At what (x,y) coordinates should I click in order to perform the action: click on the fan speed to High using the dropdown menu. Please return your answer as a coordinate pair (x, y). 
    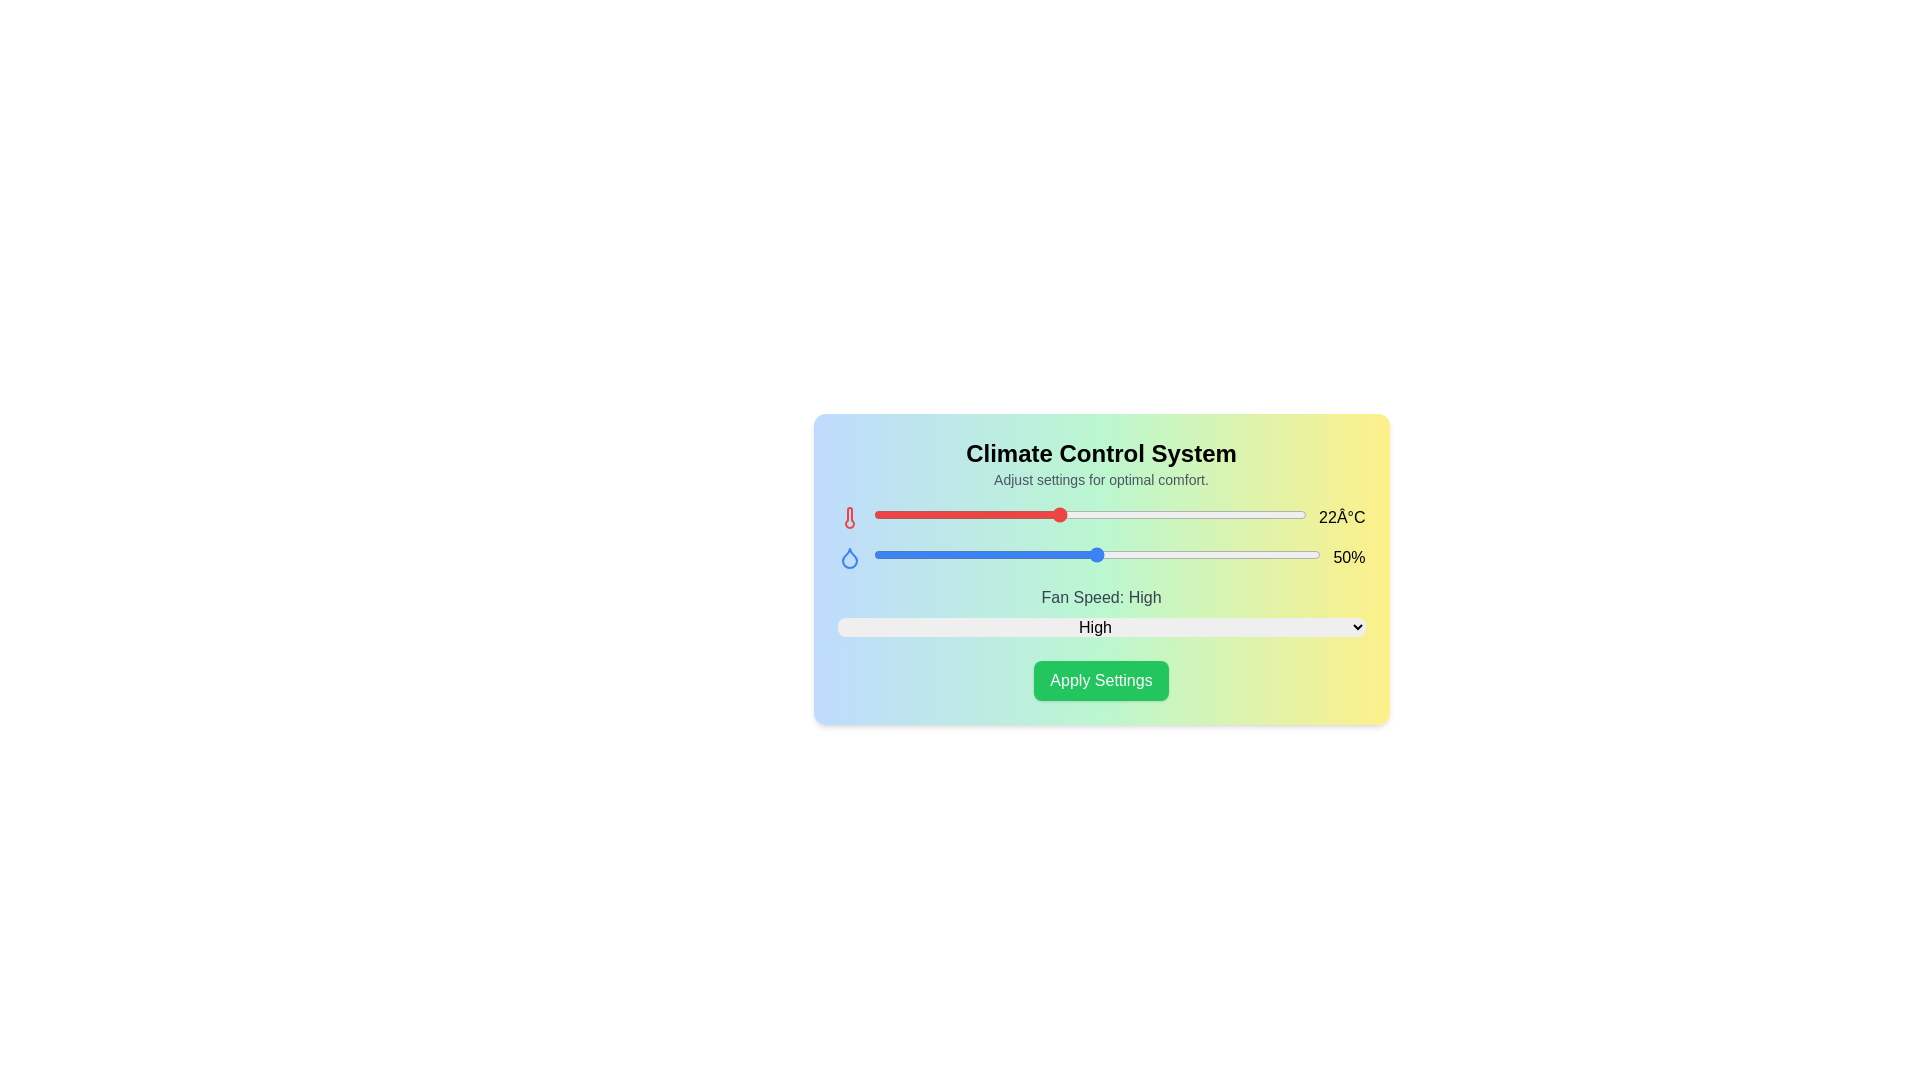
    Looking at the image, I should click on (1100, 626).